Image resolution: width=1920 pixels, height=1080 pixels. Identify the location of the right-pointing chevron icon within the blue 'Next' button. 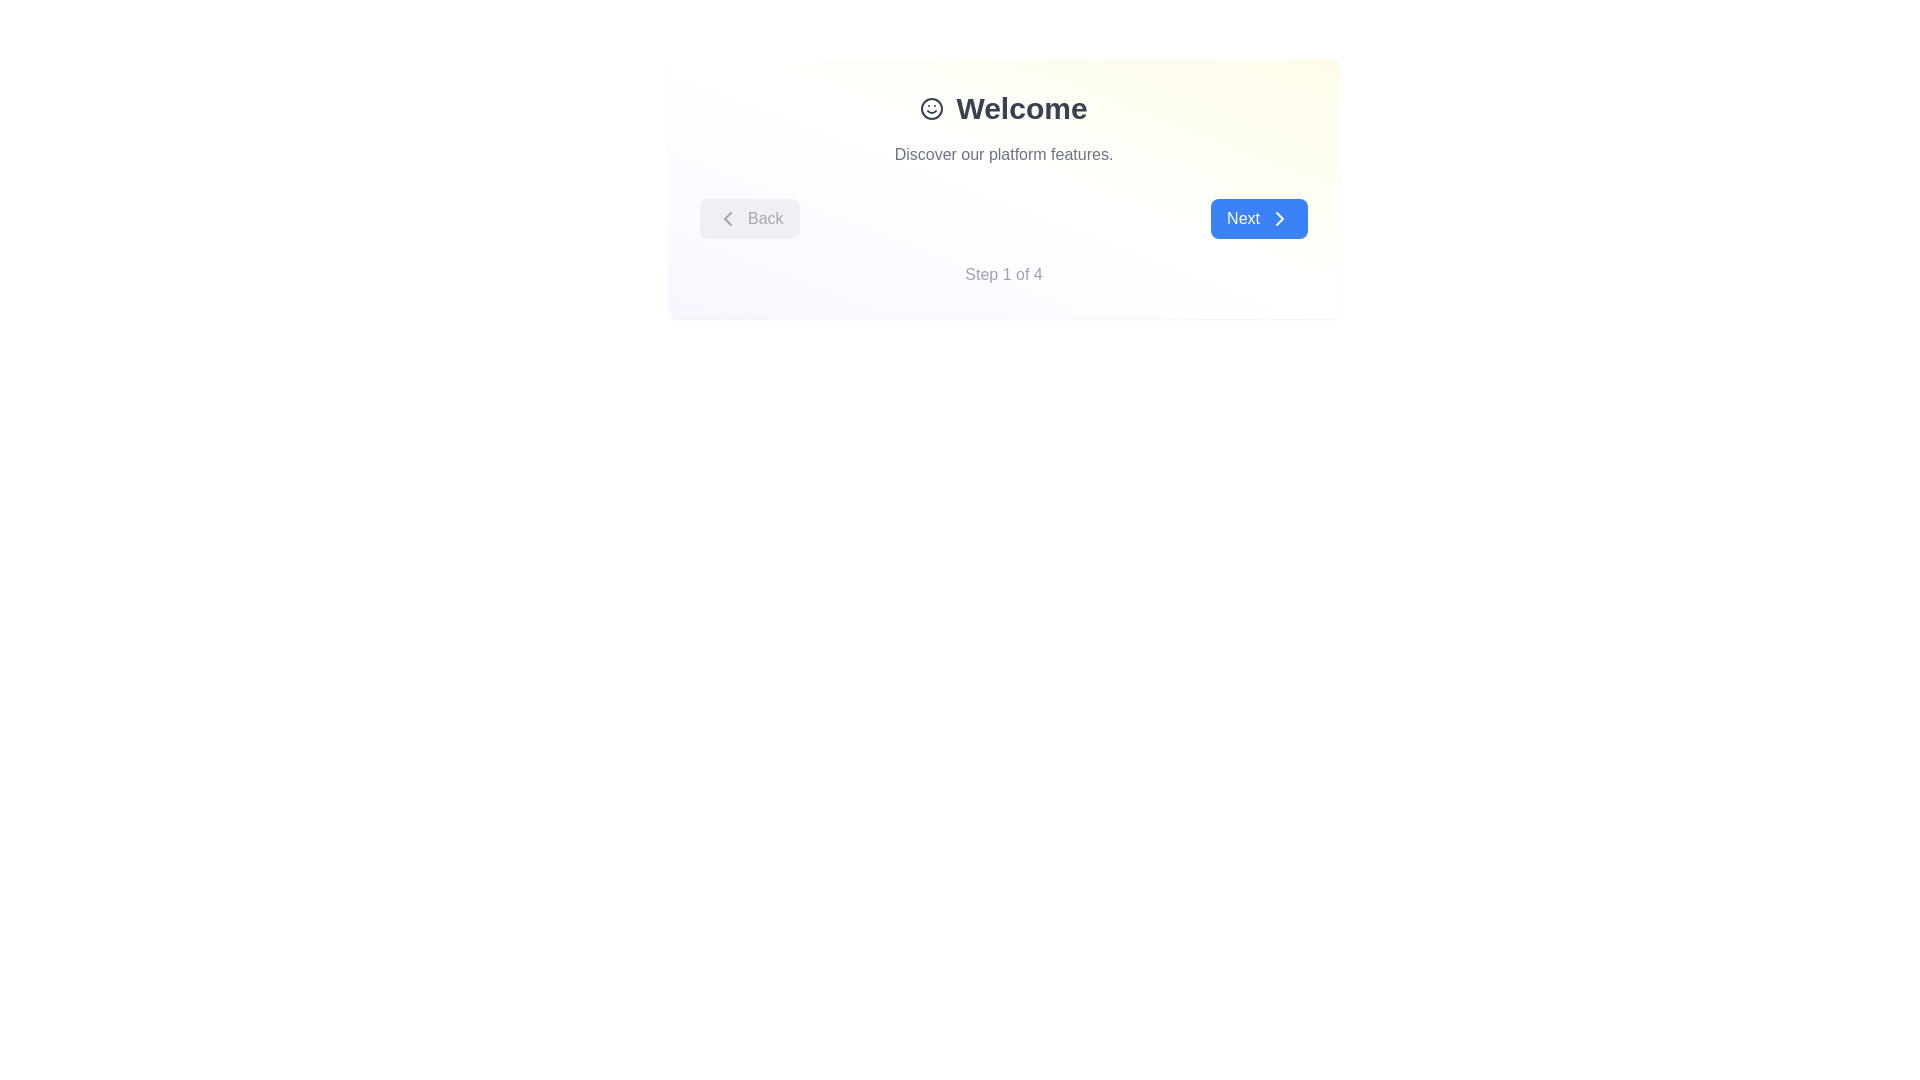
(1280, 219).